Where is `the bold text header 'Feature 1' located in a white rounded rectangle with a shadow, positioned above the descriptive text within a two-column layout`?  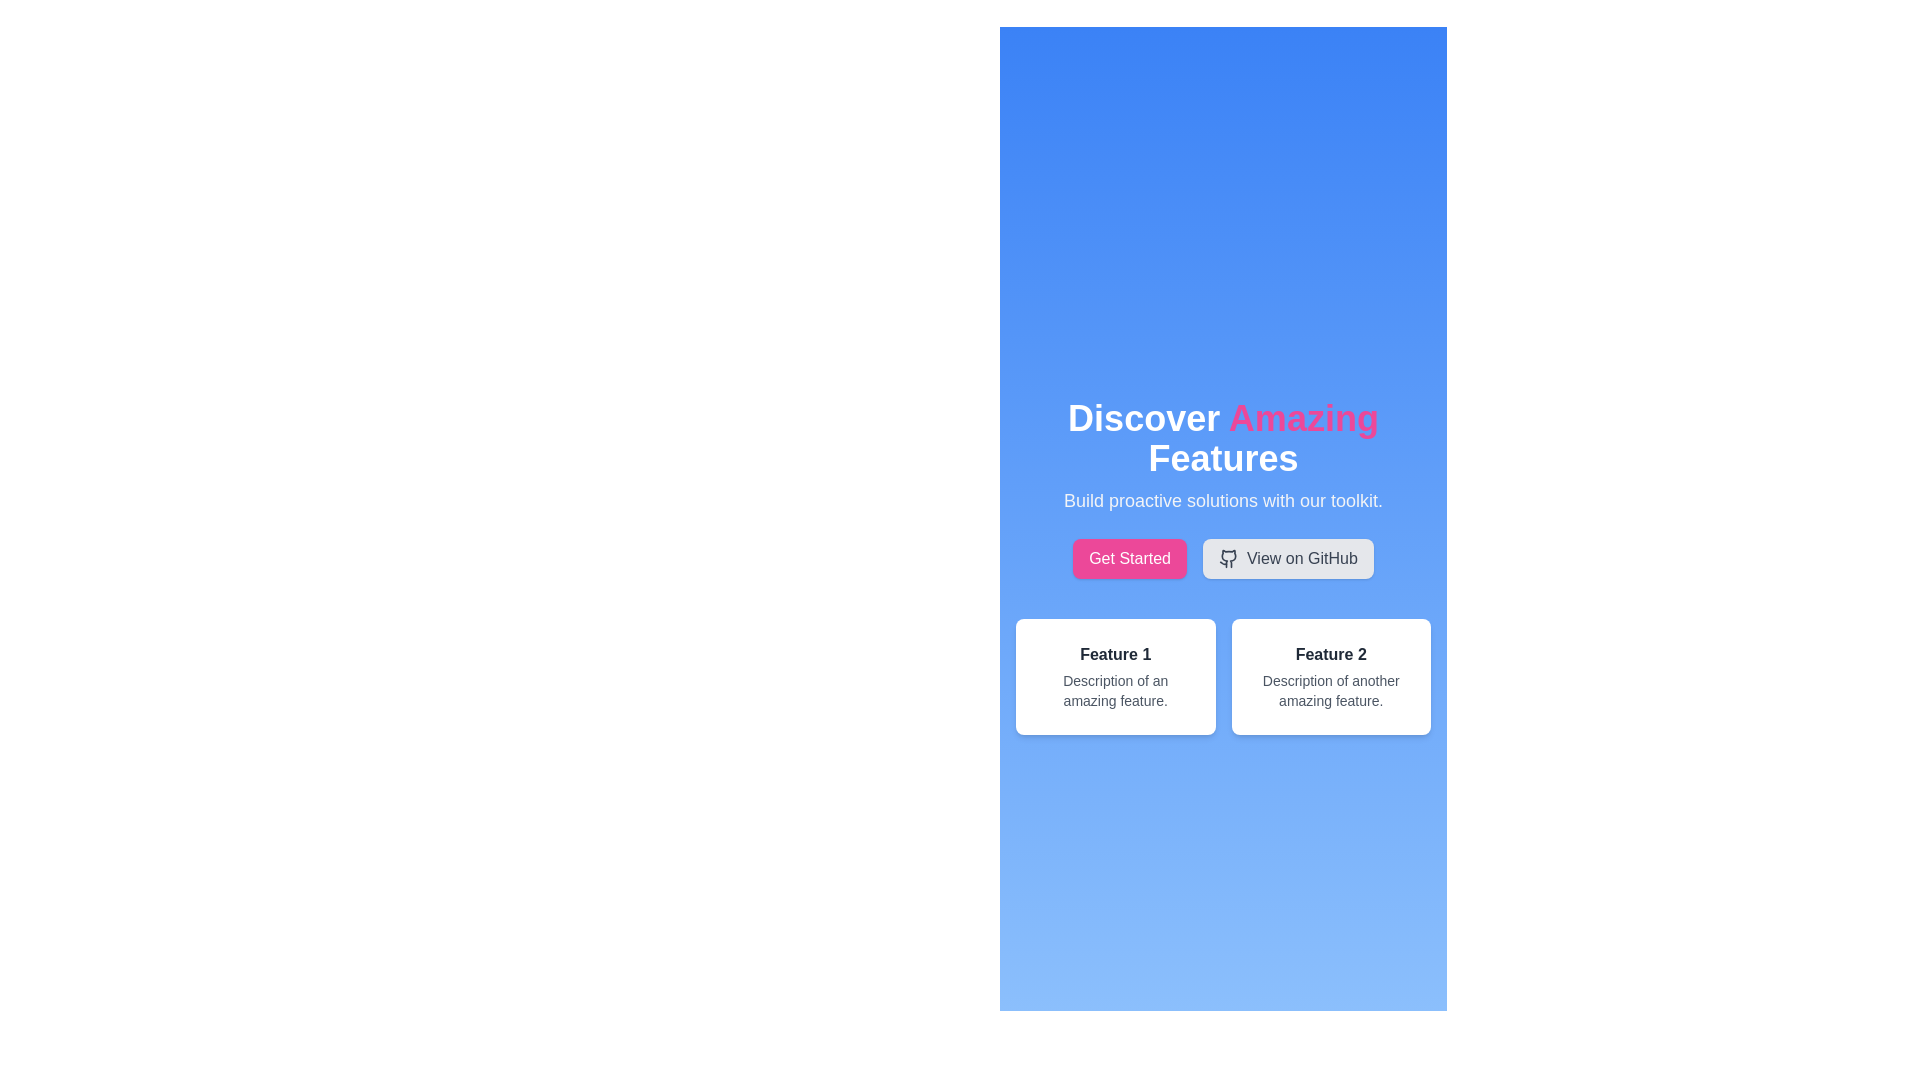 the bold text header 'Feature 1' located in a white rounded rectangle with a shadow, positioned above the descriptive text within a two-column layout is located at coordinates (1114, 655).